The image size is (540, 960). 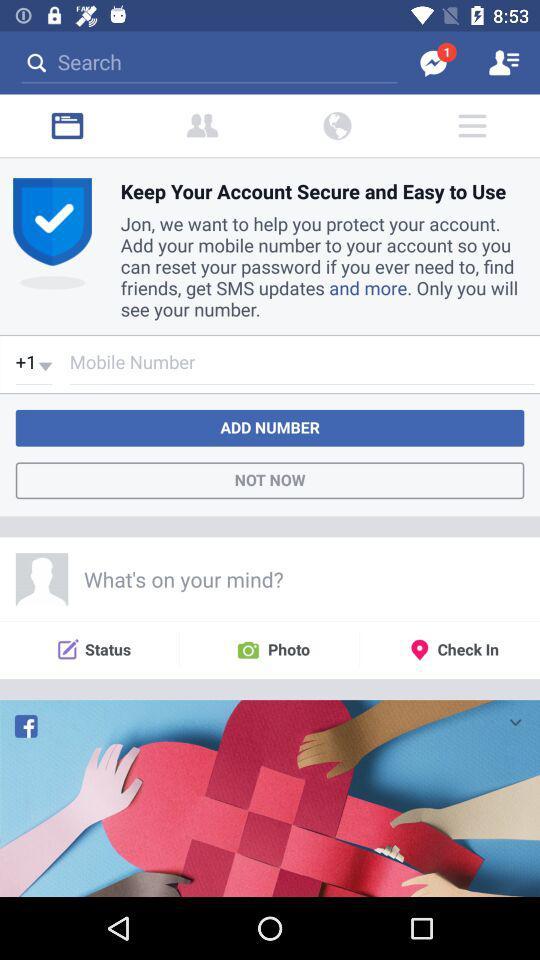 I want to click on the font icon, so click(x=202, y=125).